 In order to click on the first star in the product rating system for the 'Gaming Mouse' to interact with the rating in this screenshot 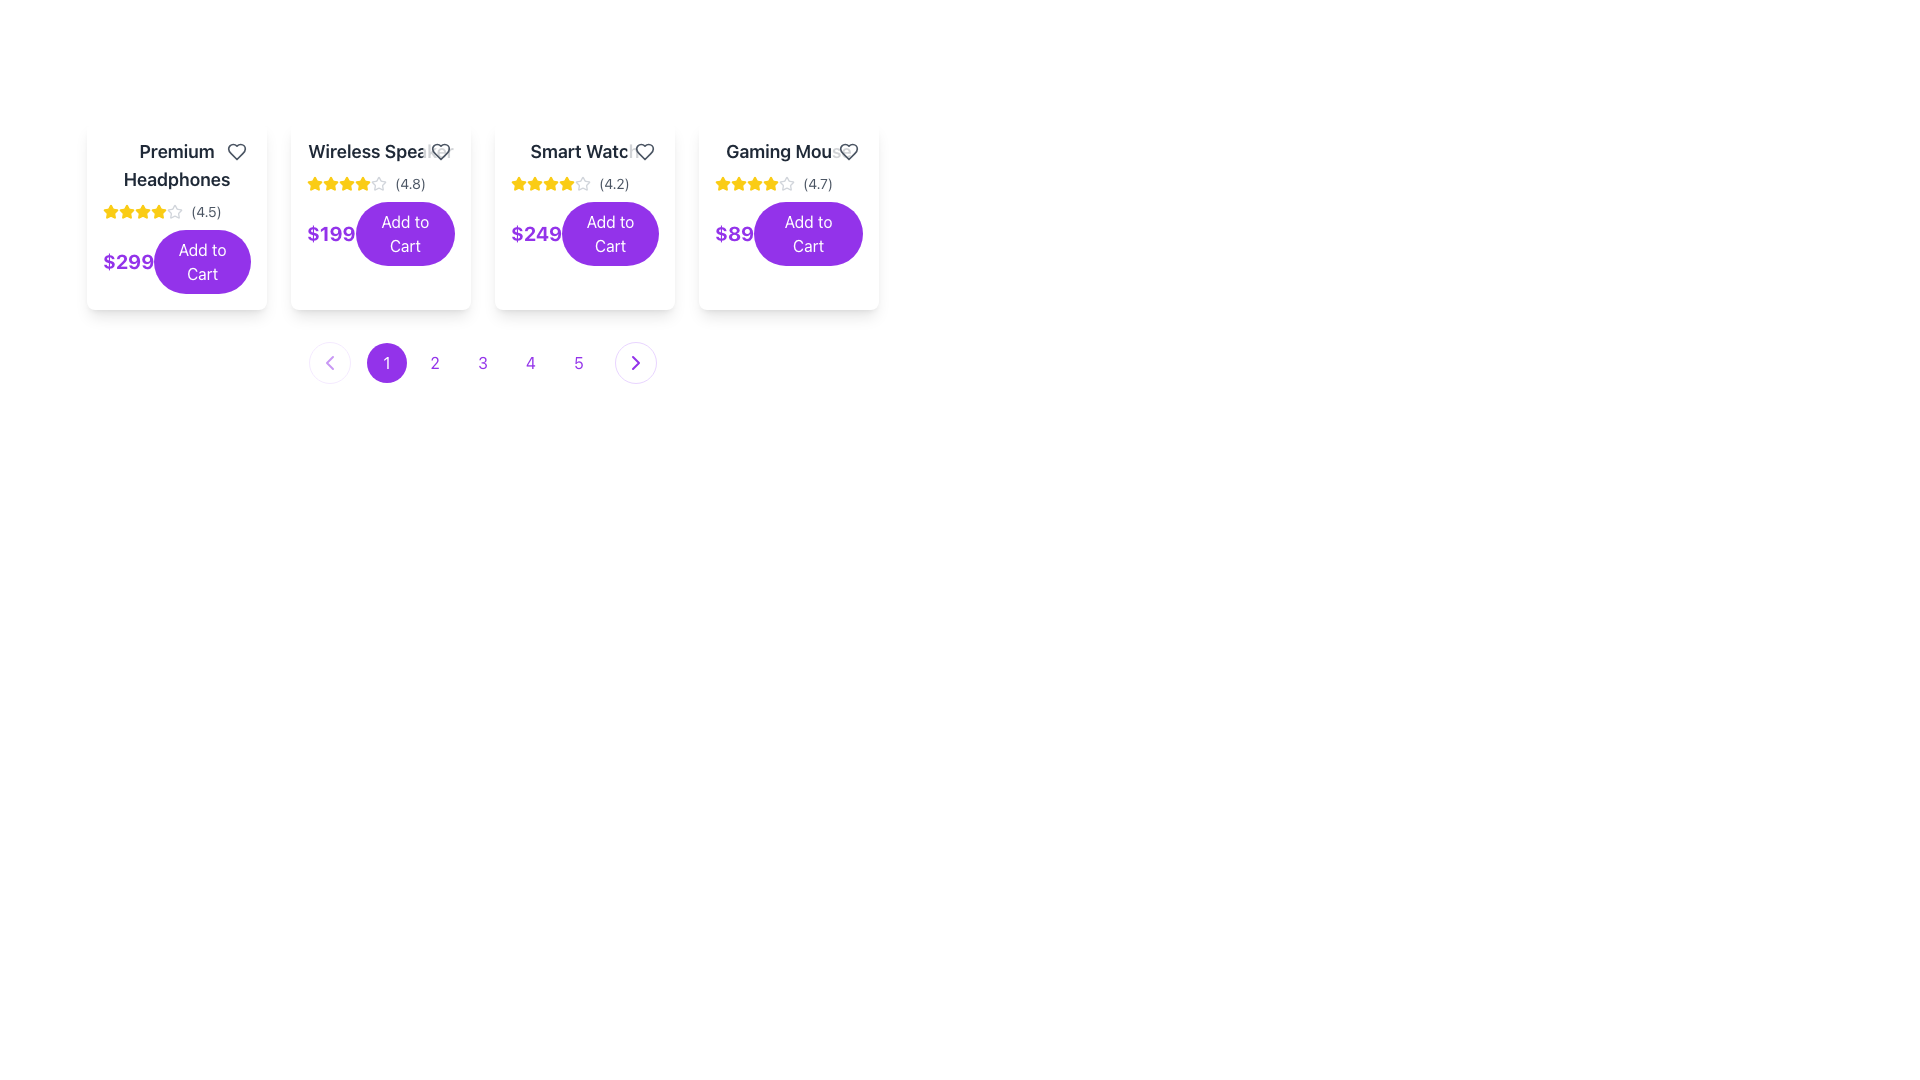, I will do `click(738, 183)`.